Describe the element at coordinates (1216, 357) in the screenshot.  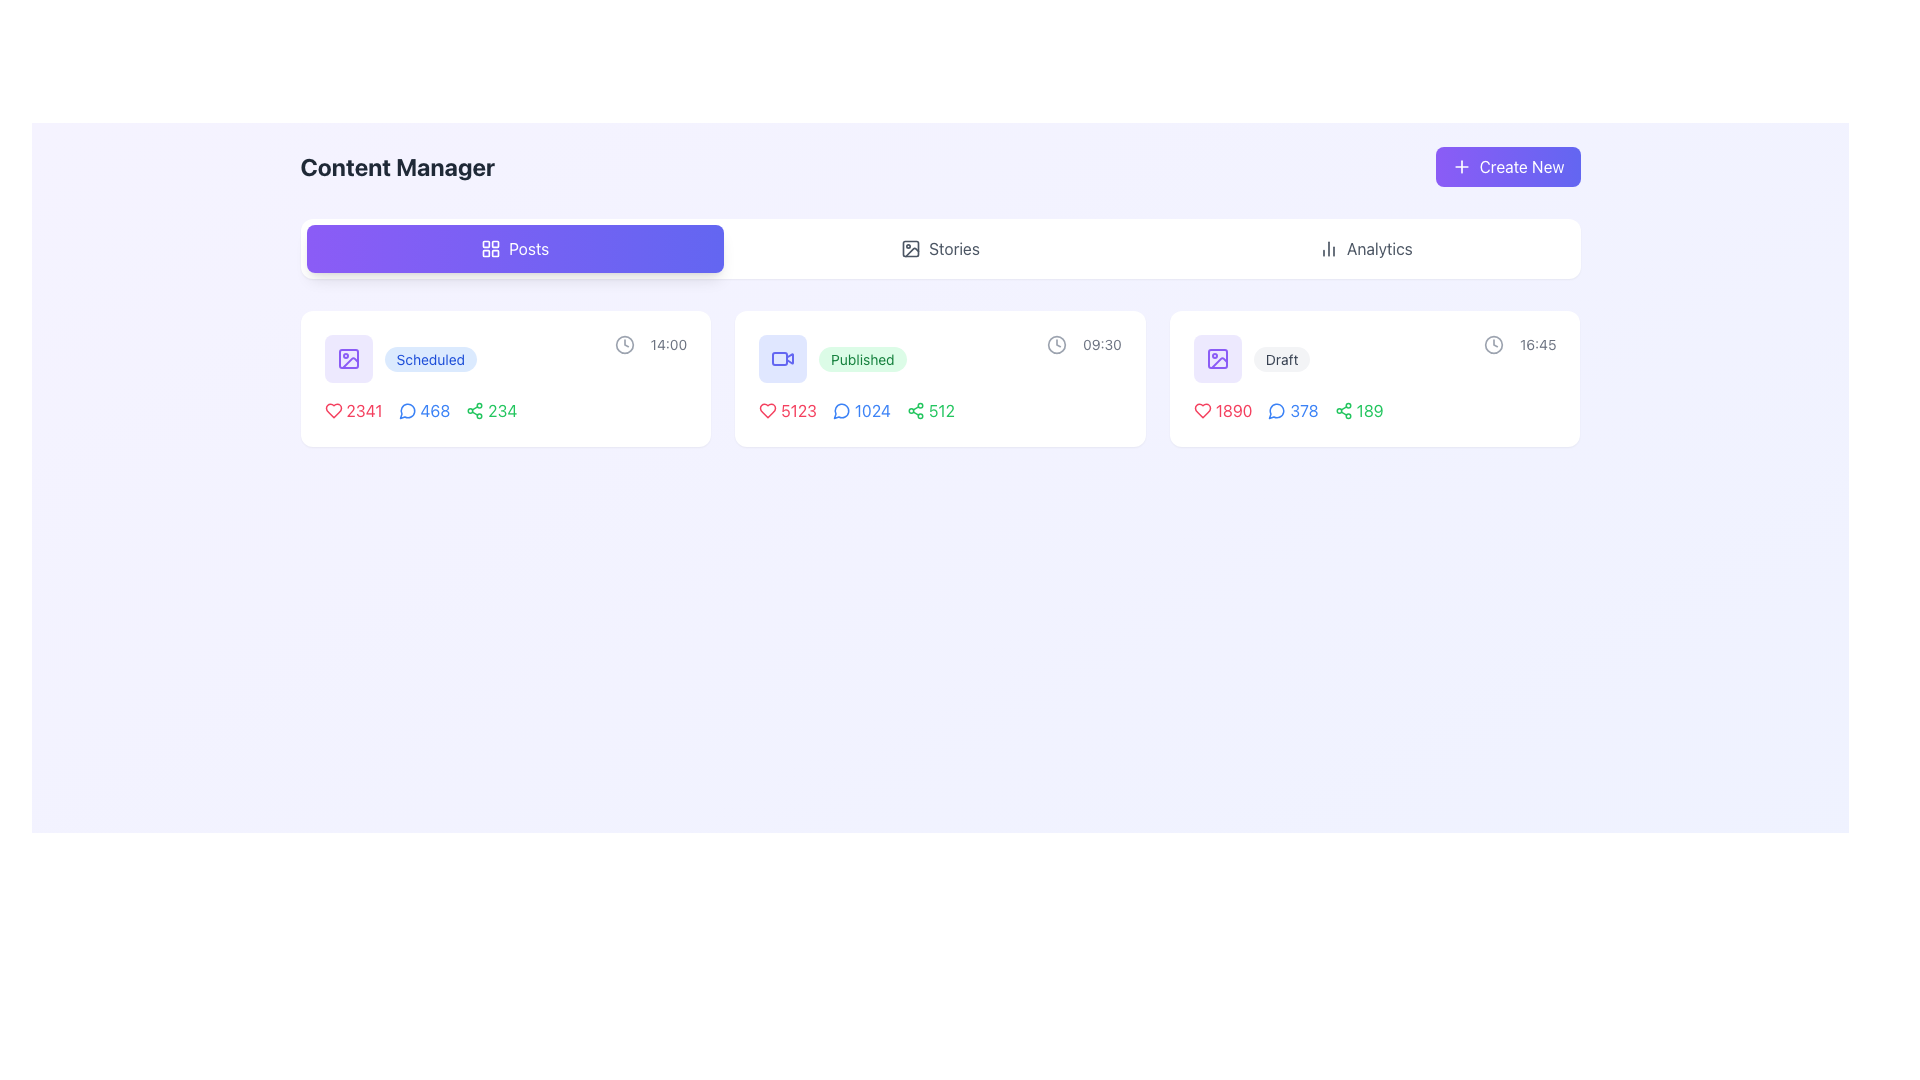
I see `the image type icon located in the top-left corner of the rightmost card, above the 'Draft' label and to the left of the timestamp '16:45'` at that location.